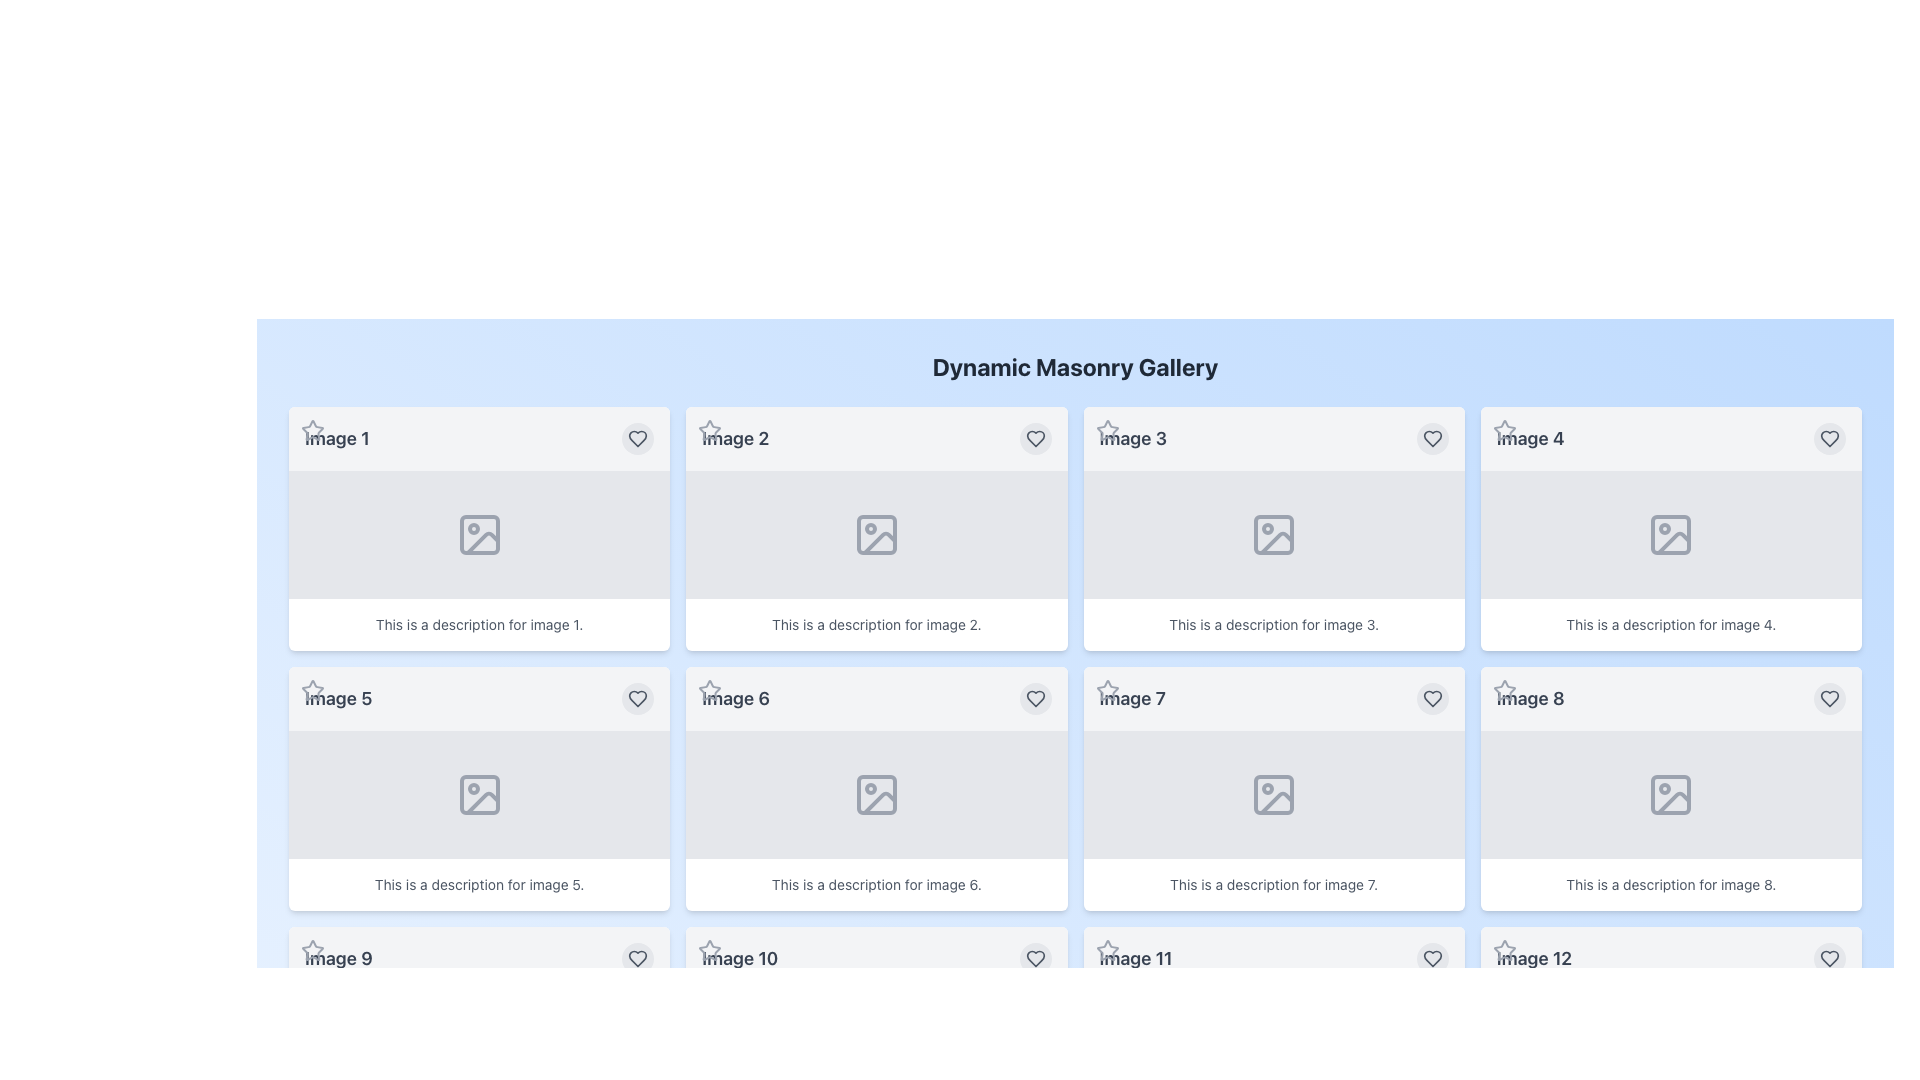 The image size is (1920, 1080). I want to click on the decorative placeholder rectangle representing an image in the UI, located at the center of the card labeled 'Image 8', so click(1671, 793).